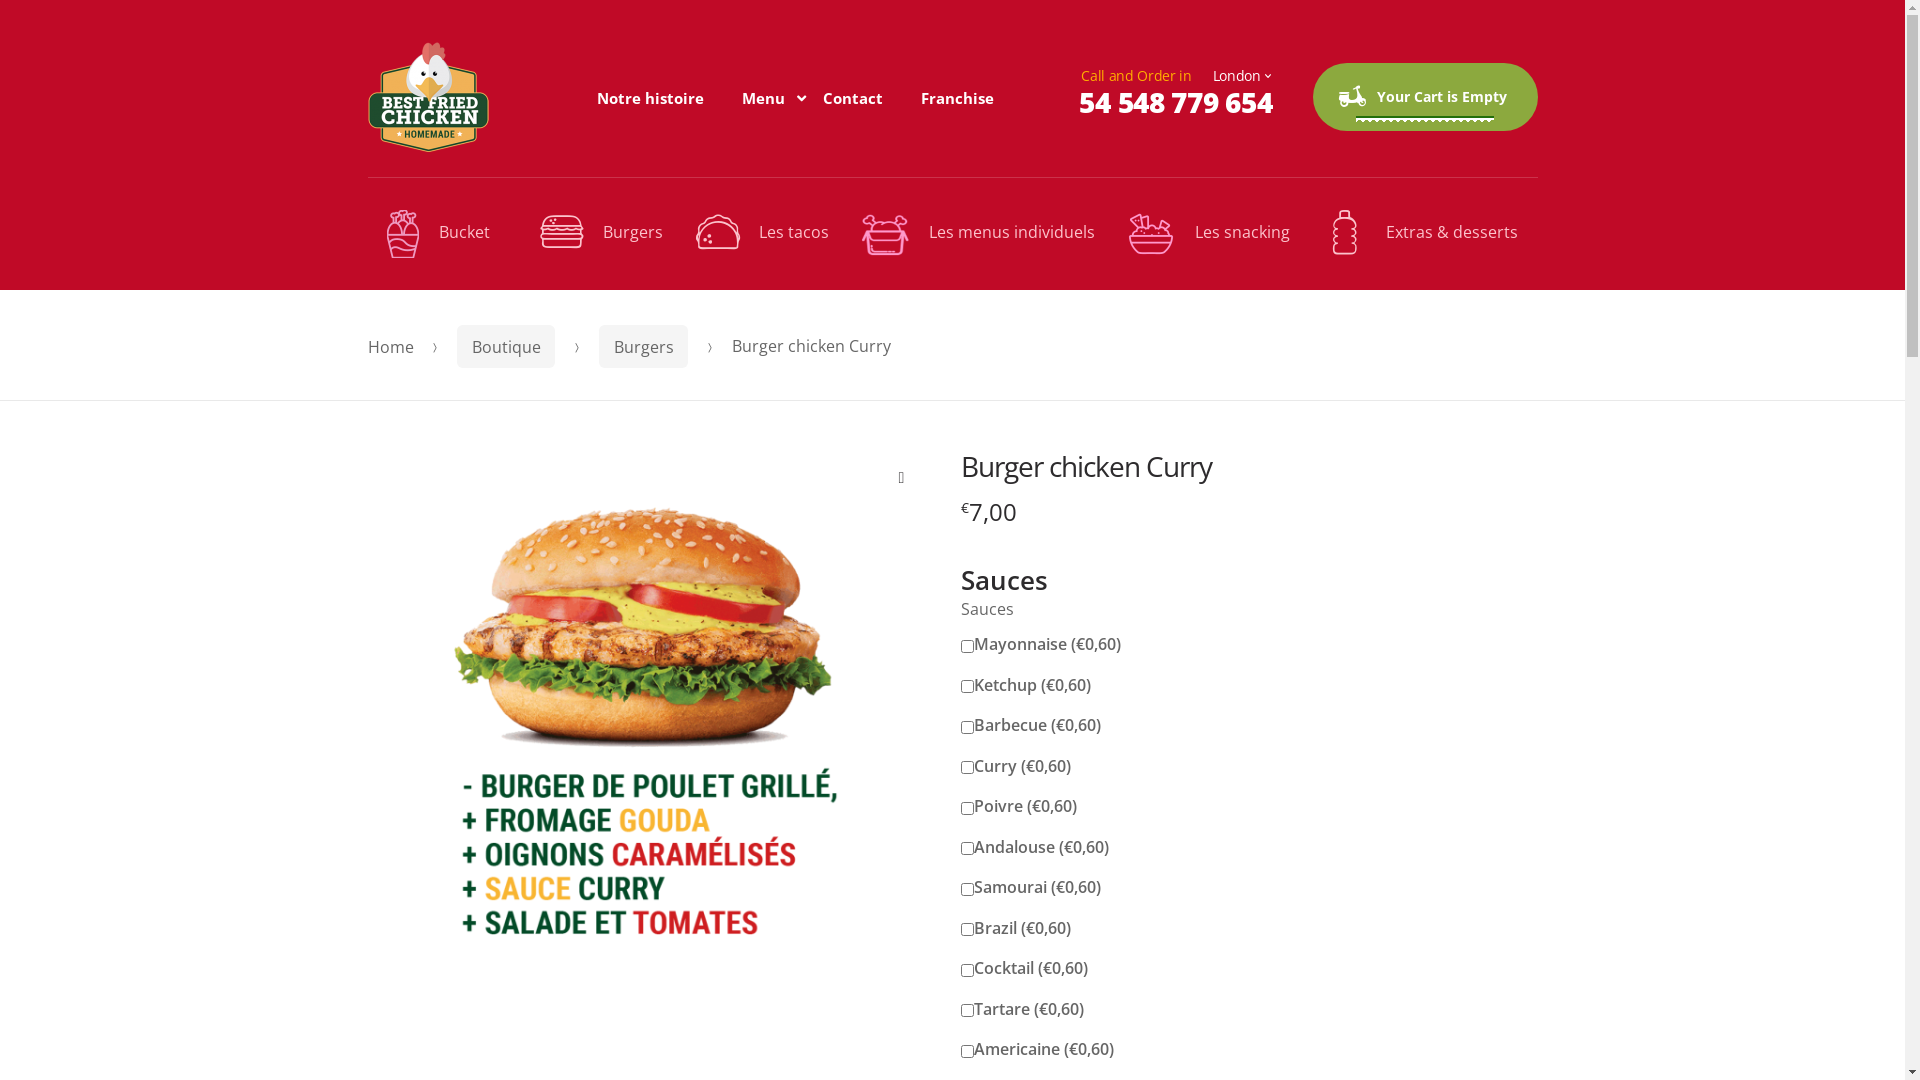 Image resolution: width=1920 pixels, height=1080 pixels. What do you see at coordinates (390, 346) in the screenshot?
I see `'Home'` at bounding box center [390, 346].